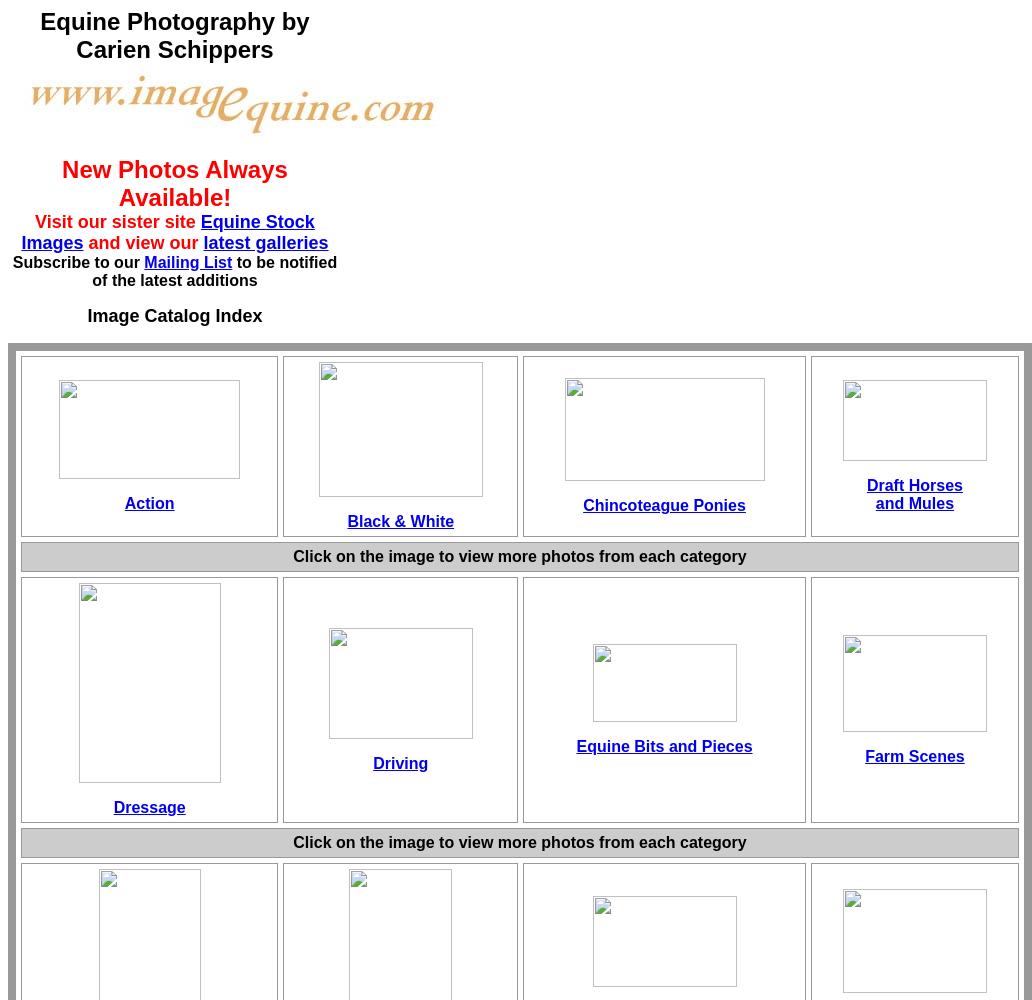 The height and width of the screenshot is (1000, 1032). I want to click on 'and Mules', so click(913, 503).